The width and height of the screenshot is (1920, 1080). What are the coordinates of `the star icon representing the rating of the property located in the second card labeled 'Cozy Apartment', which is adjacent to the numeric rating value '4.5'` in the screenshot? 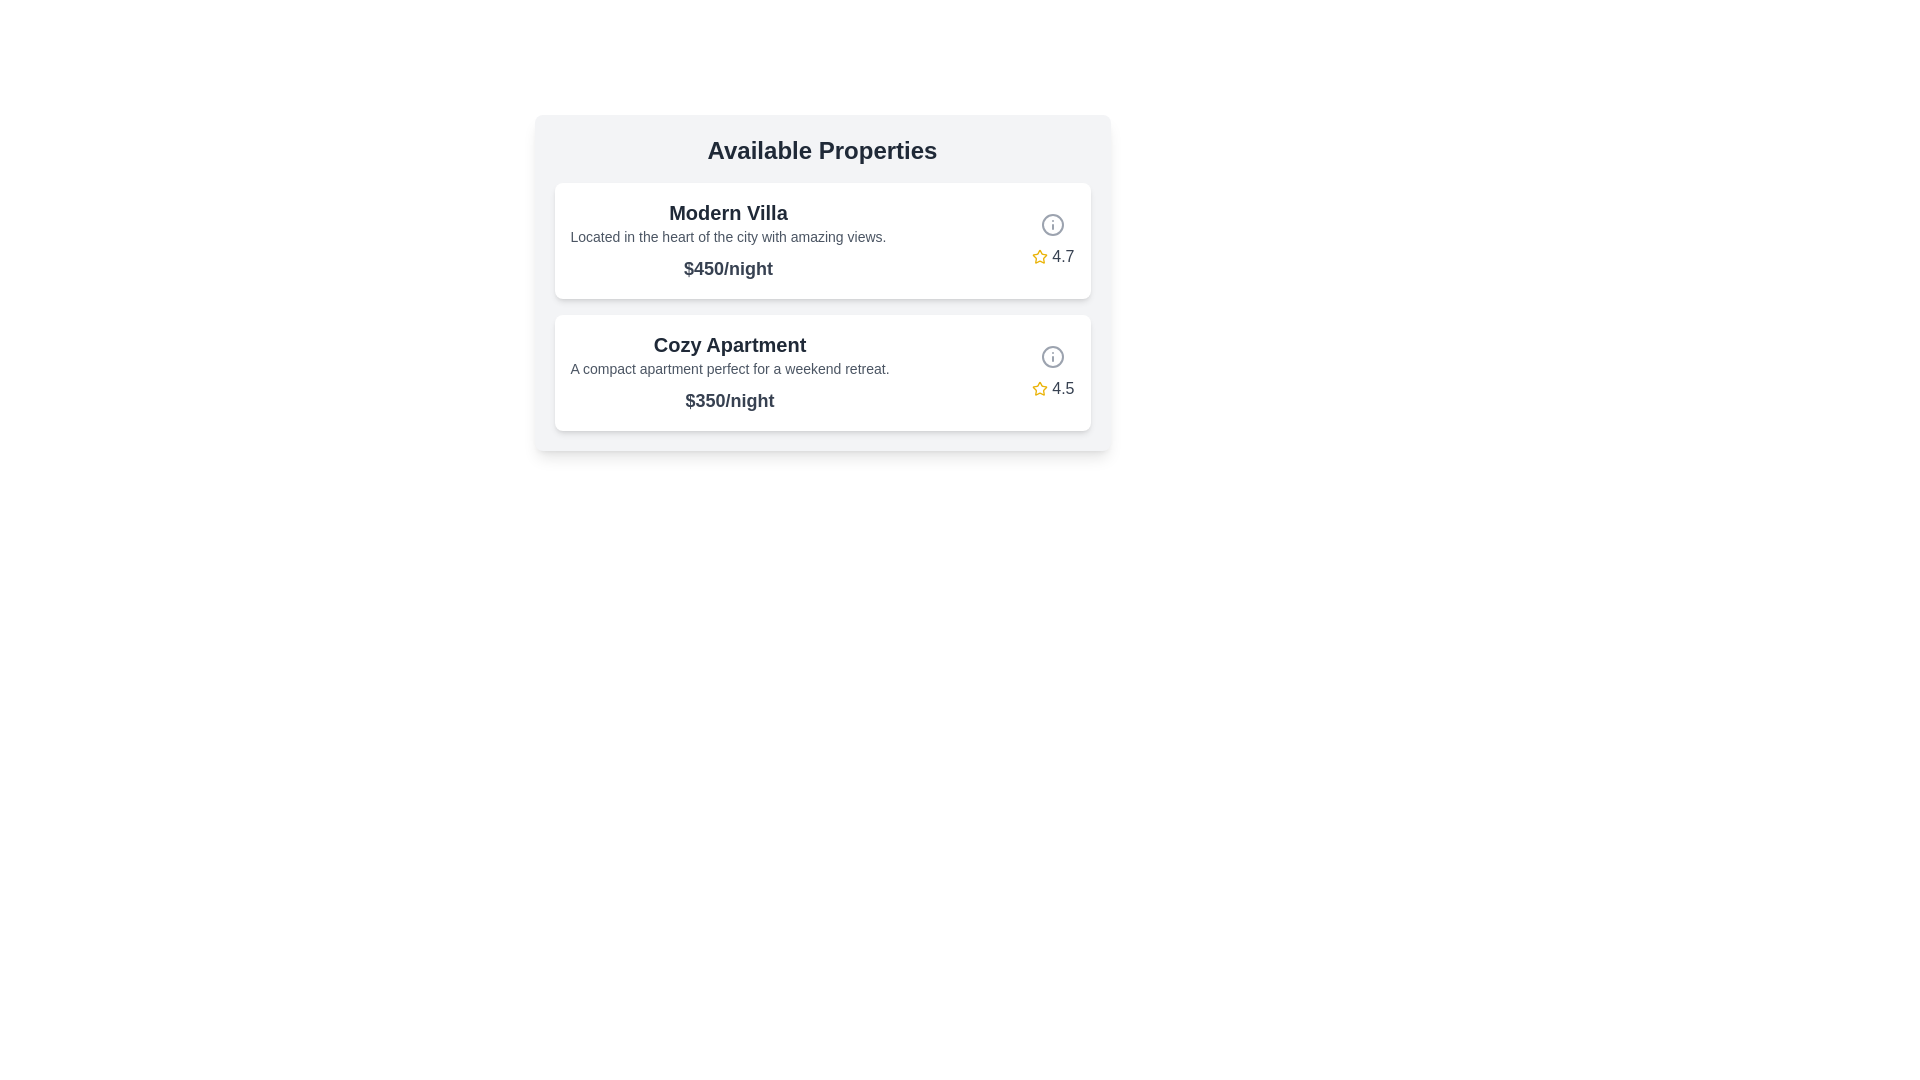 It's located at (1040, 389).